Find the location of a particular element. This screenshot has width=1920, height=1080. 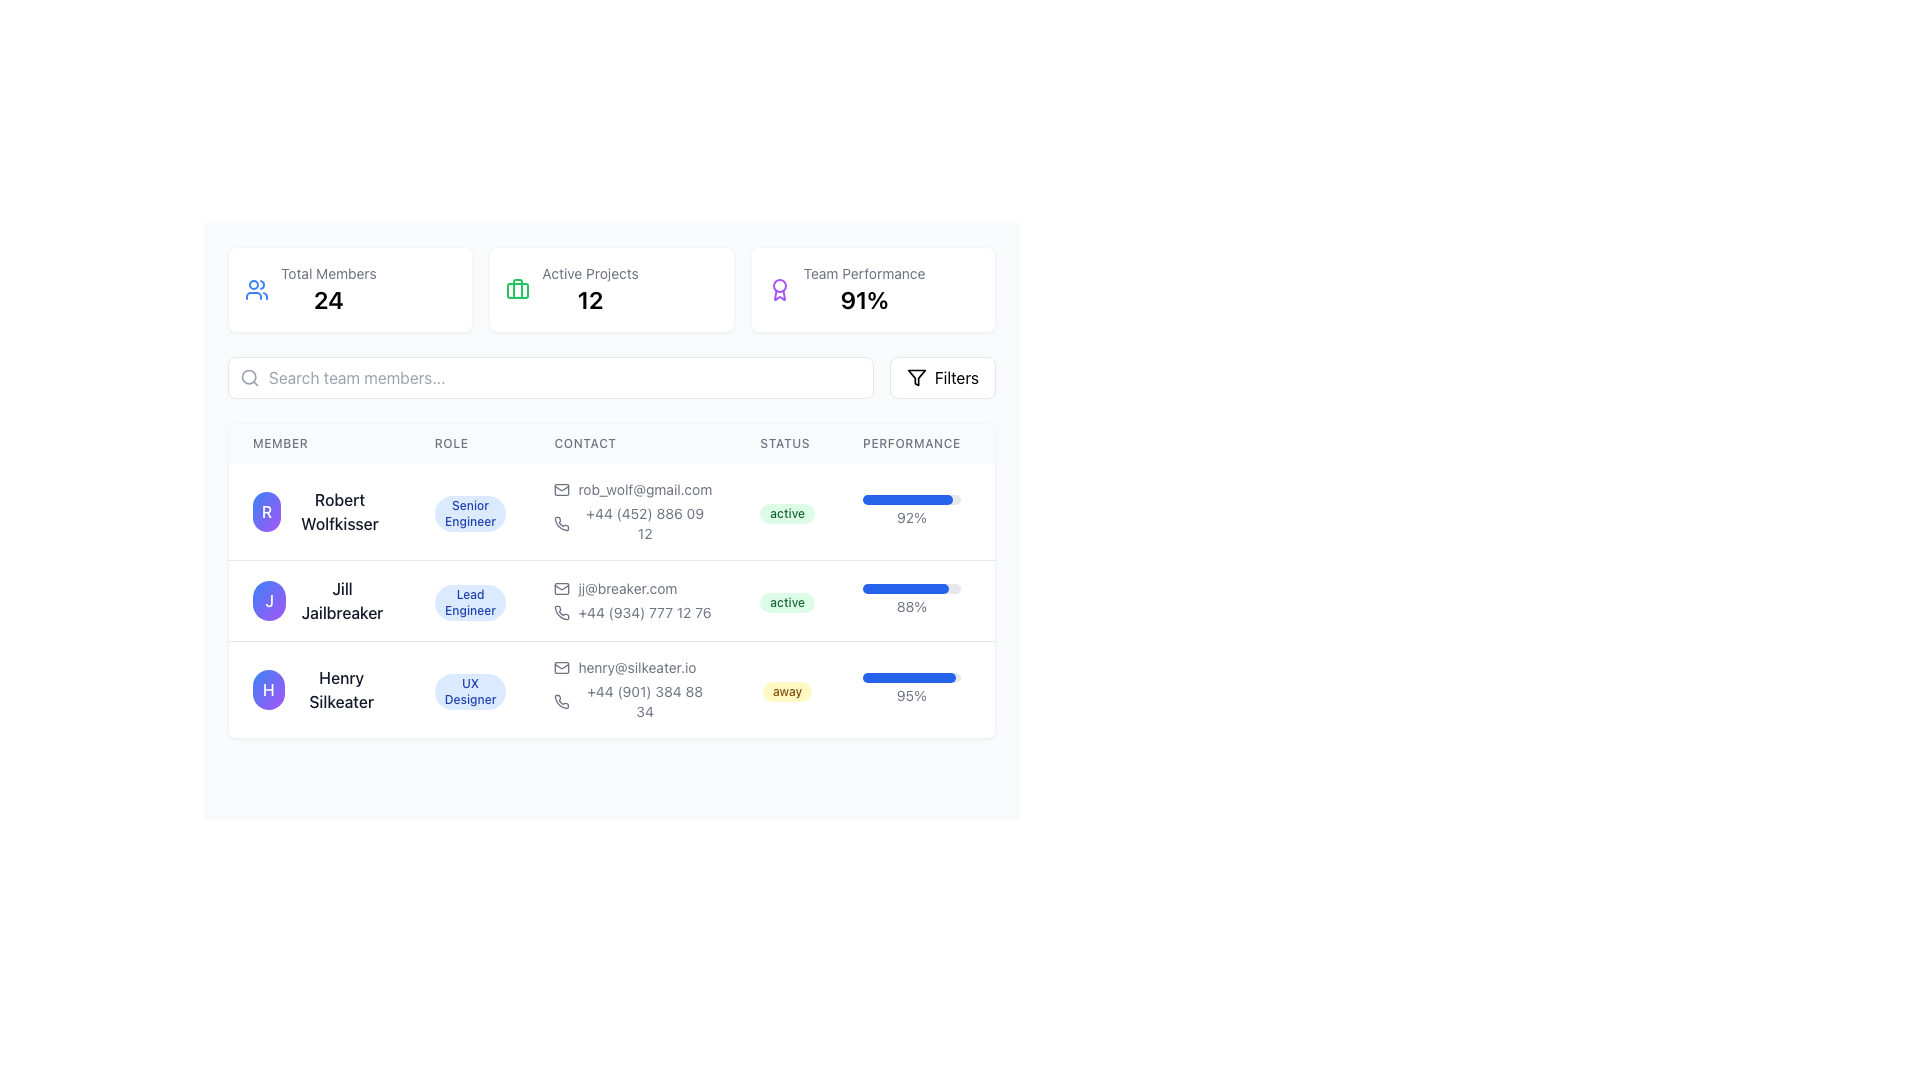

the static text element displaying the total count of members, which is positioned directly below the 'Total Members' label and centrally aligned in the upper-left portion of the interface is located at coordinates (328, 300).